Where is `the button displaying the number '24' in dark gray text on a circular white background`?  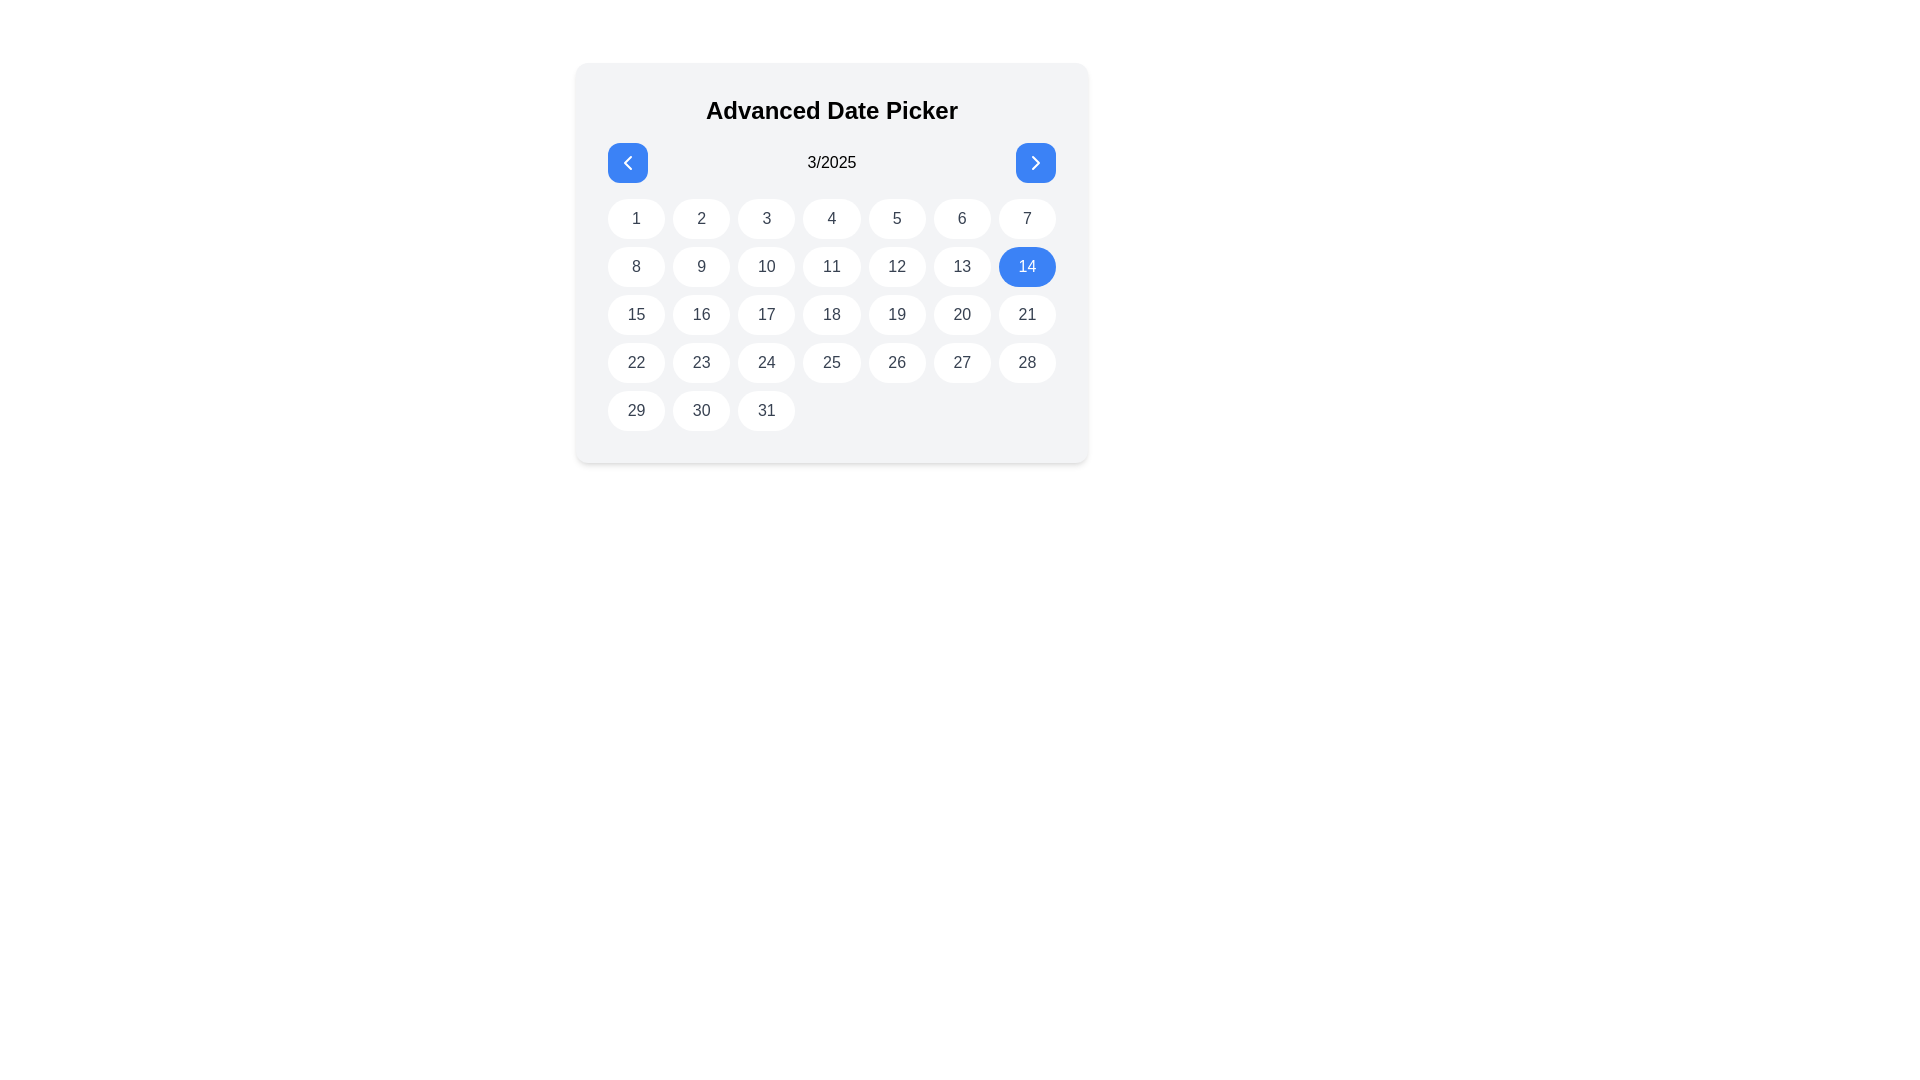
the button displaying the number '24' in dark gray text on a circular white background is located at coordinates (765, 362).